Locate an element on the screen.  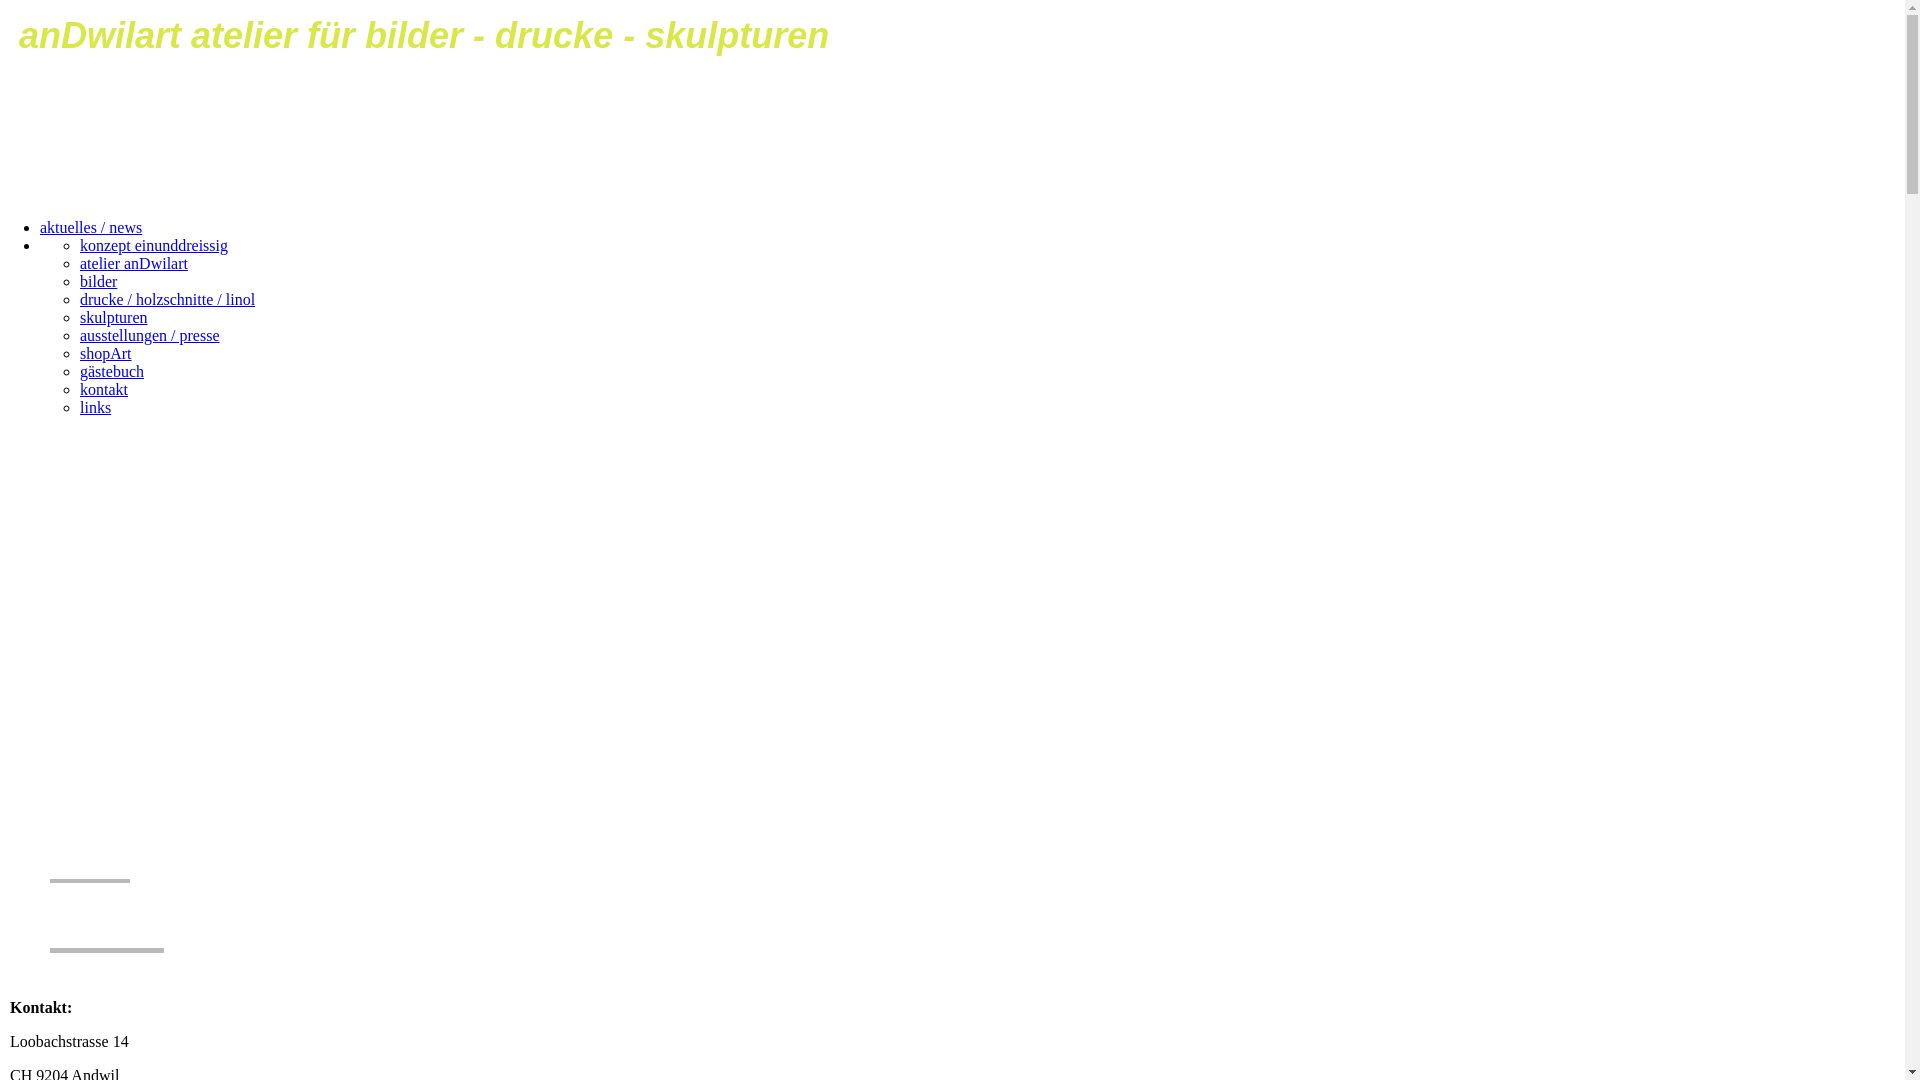
'links' is located at coordinates (94, 406).